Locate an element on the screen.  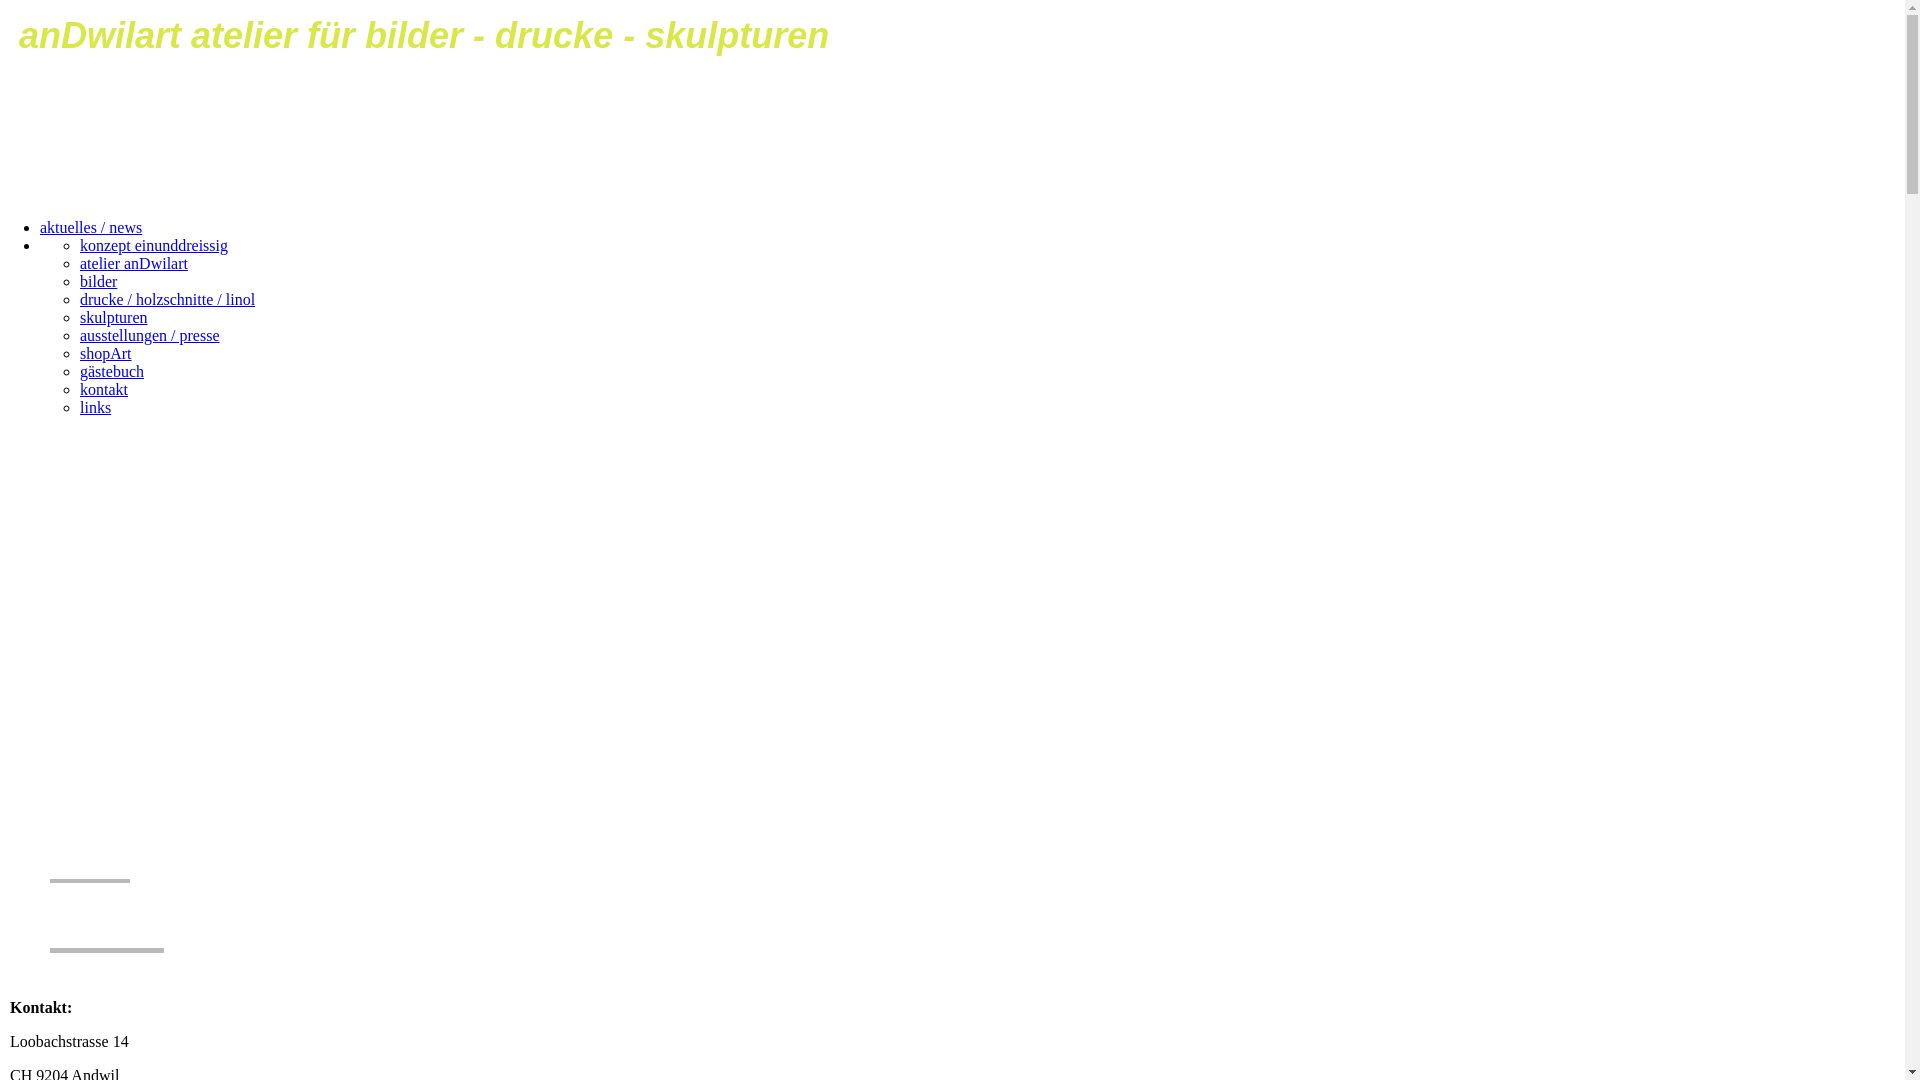
'links' is located at coordinates (94, 406).